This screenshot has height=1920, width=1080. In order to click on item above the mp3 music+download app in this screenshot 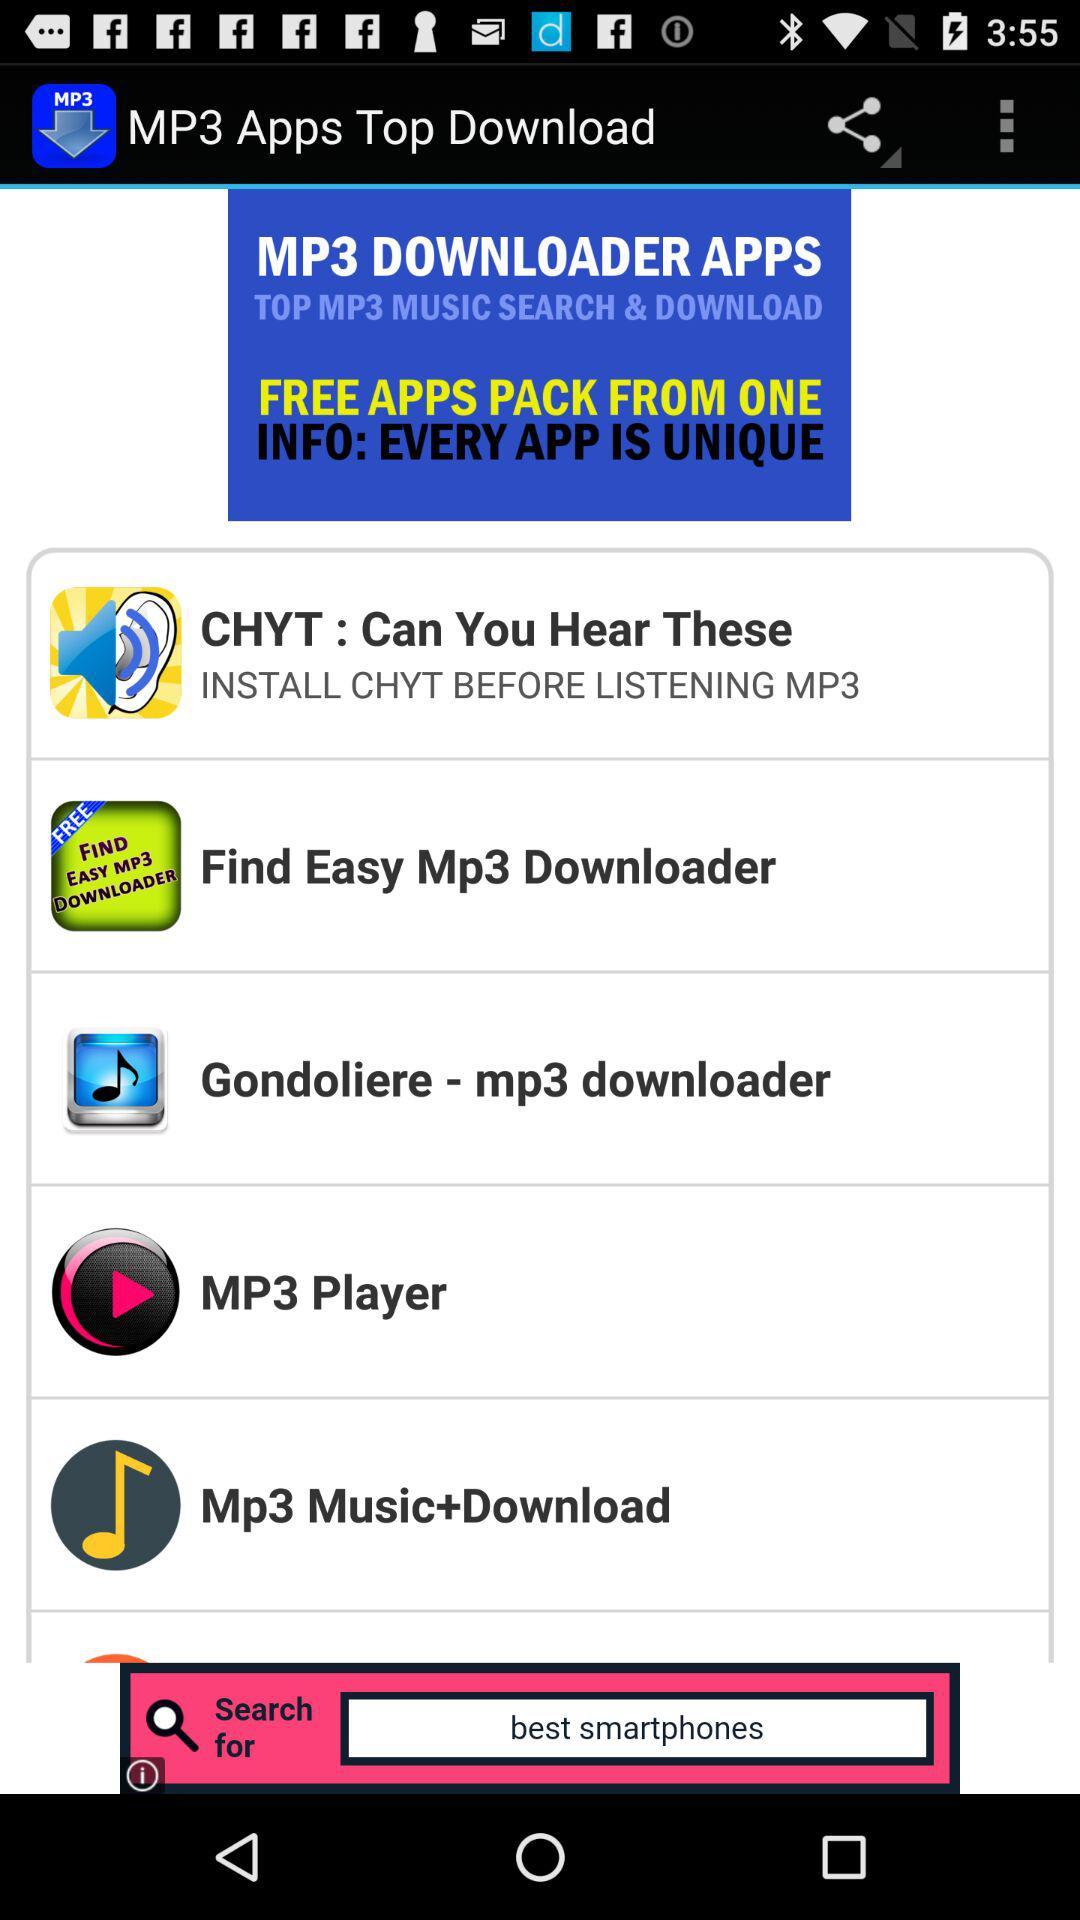, I will do `click(613, 1291)`.